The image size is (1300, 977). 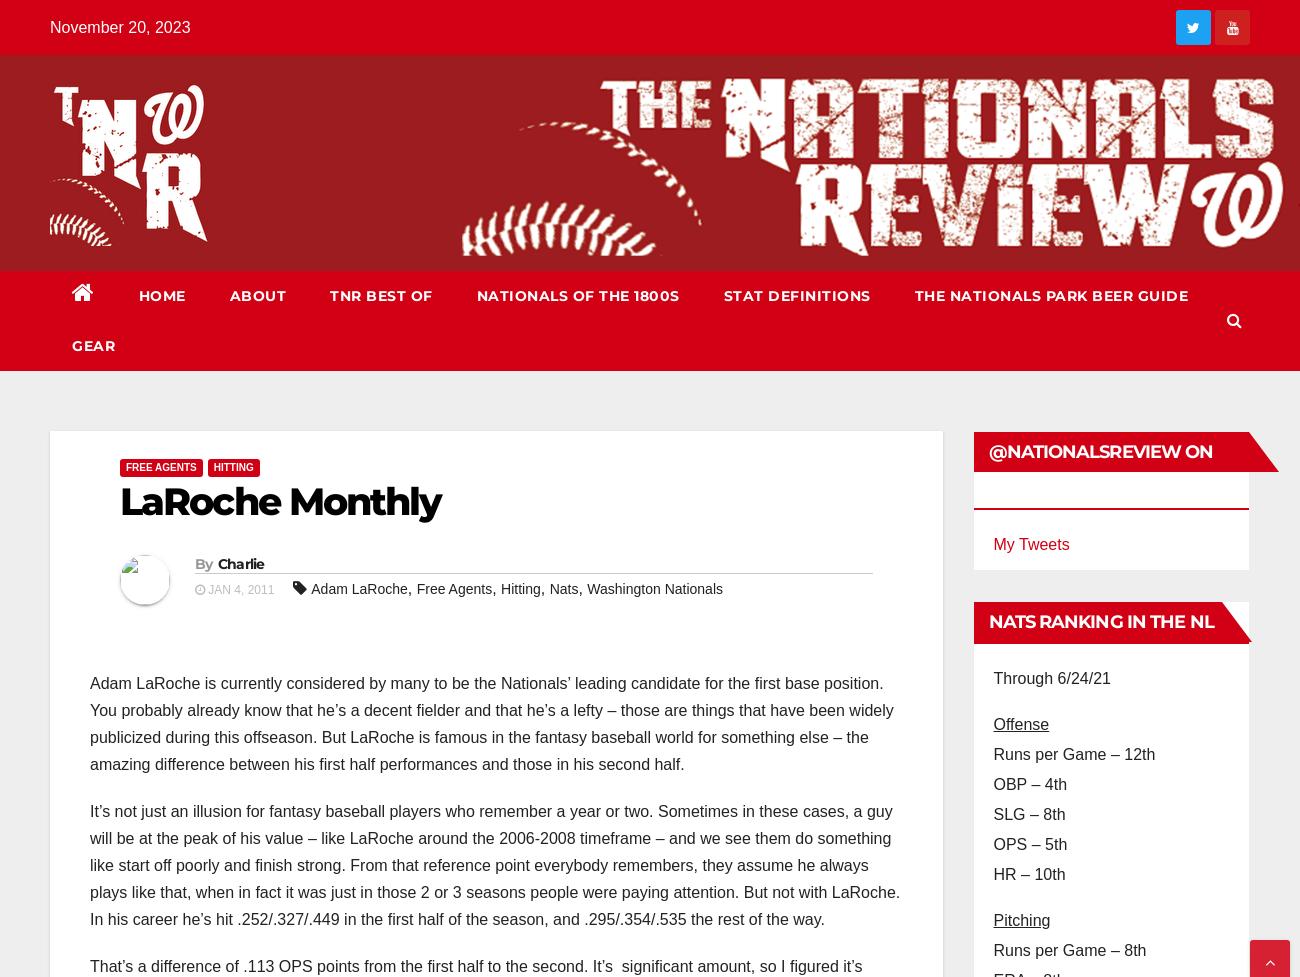 I want to click on 'About', so click(x=256, y=295).